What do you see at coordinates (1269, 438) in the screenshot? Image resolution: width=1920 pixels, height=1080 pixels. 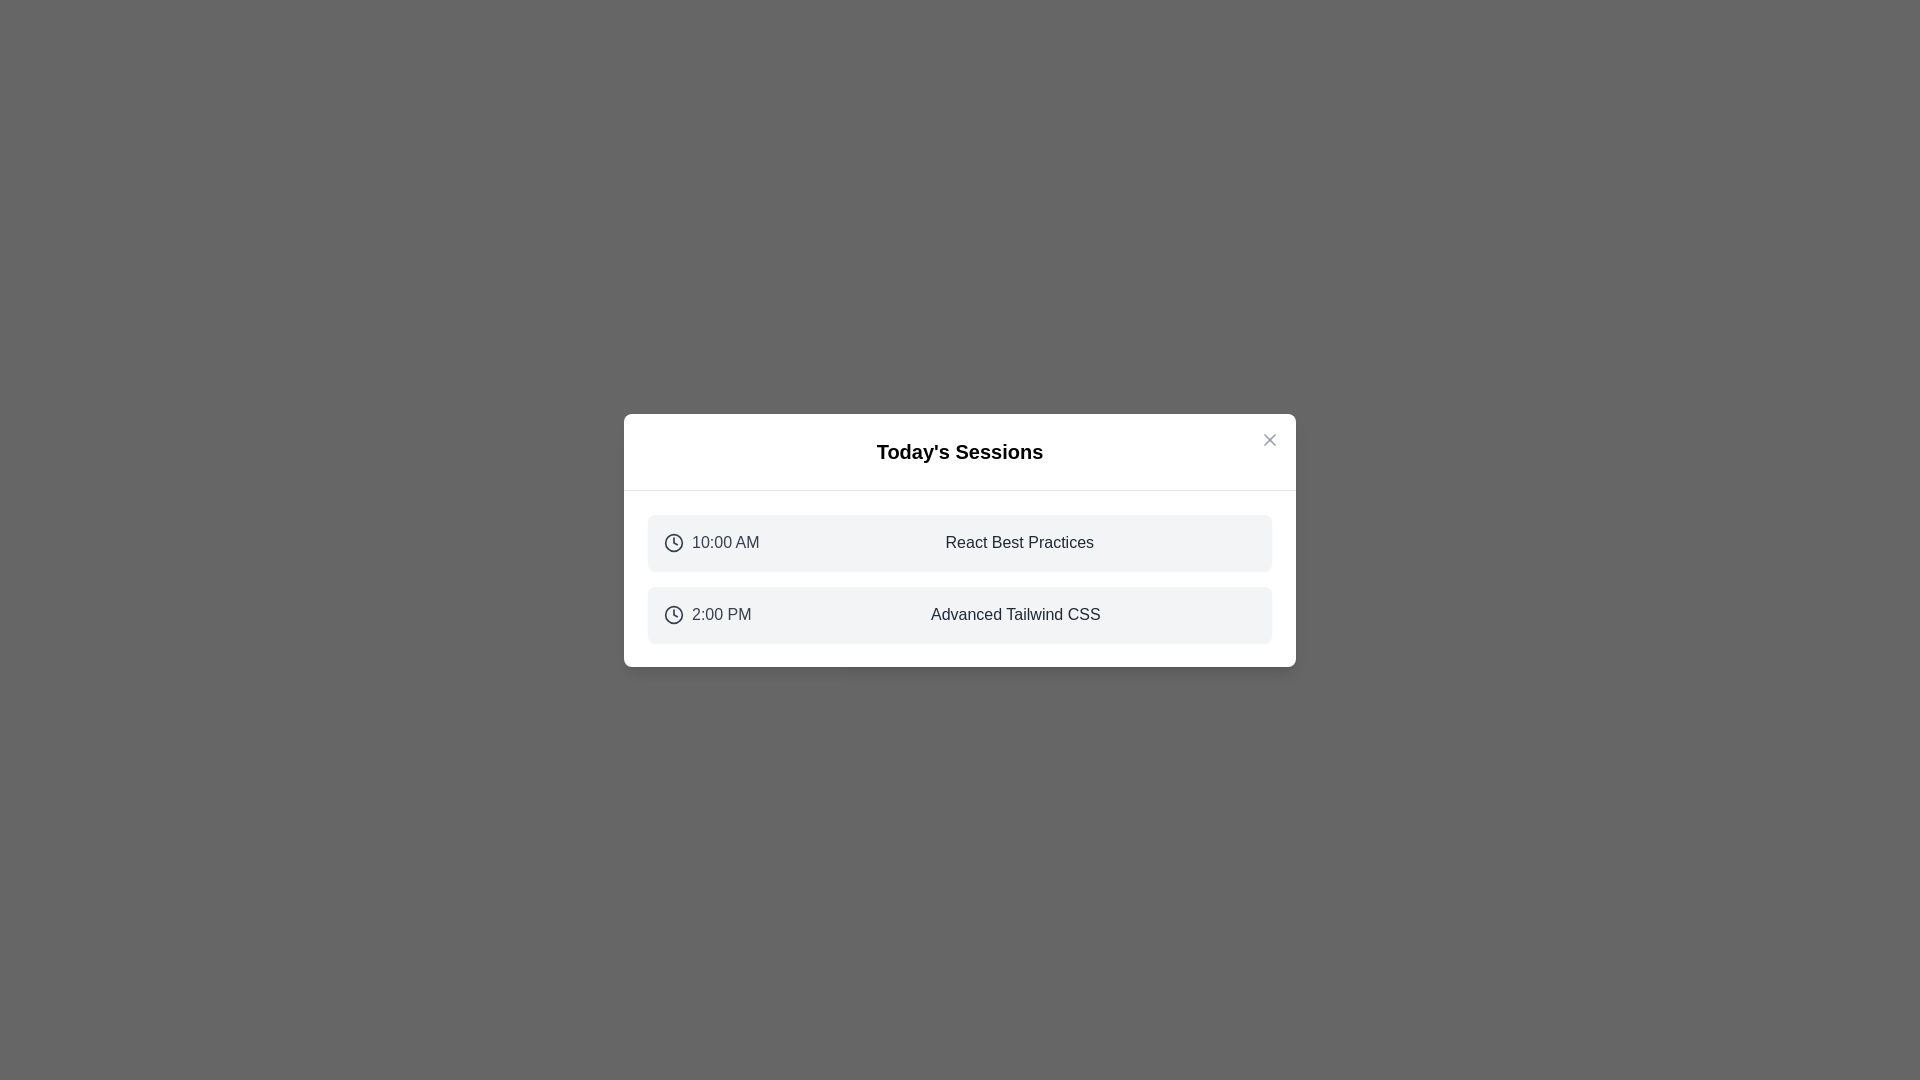 I see `close button at the top-right corner of the session modal` at bounding box center [1269, 438].